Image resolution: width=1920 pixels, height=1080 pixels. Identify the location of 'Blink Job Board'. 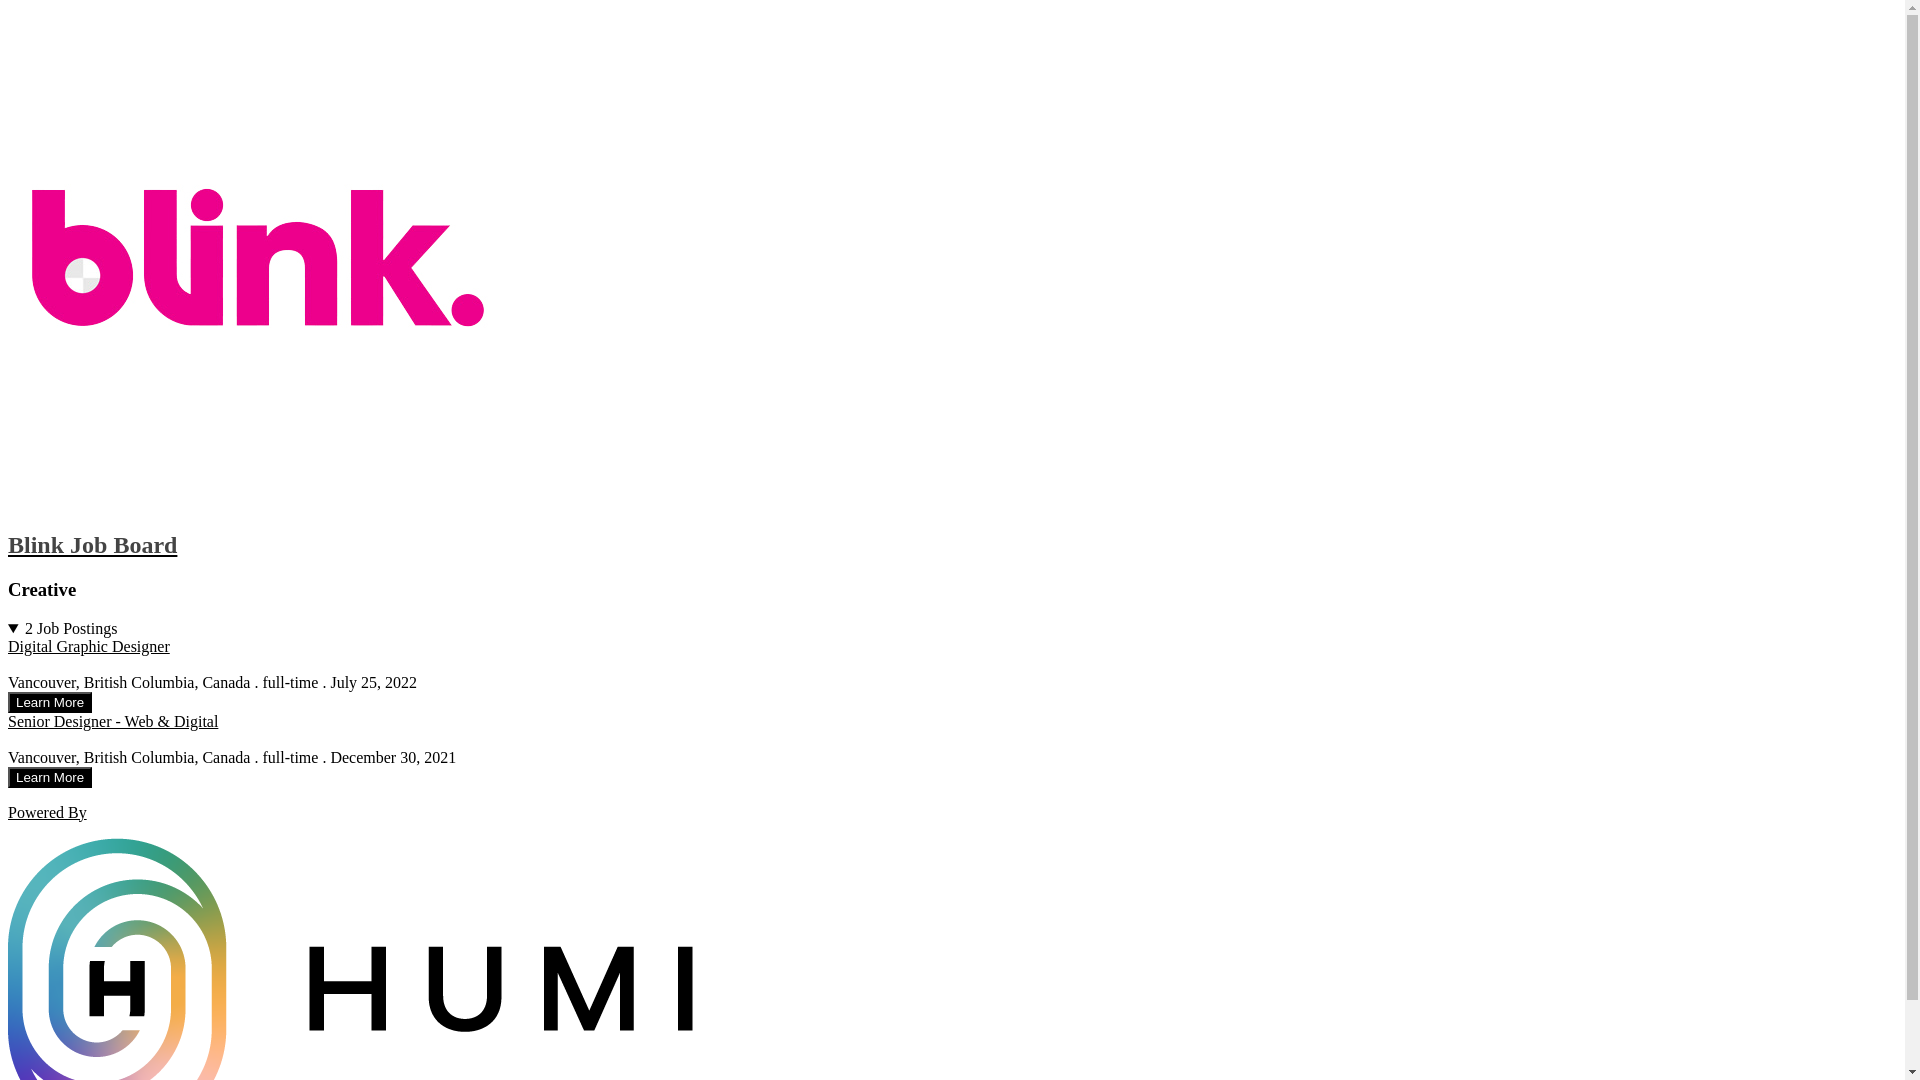
(951, 283).